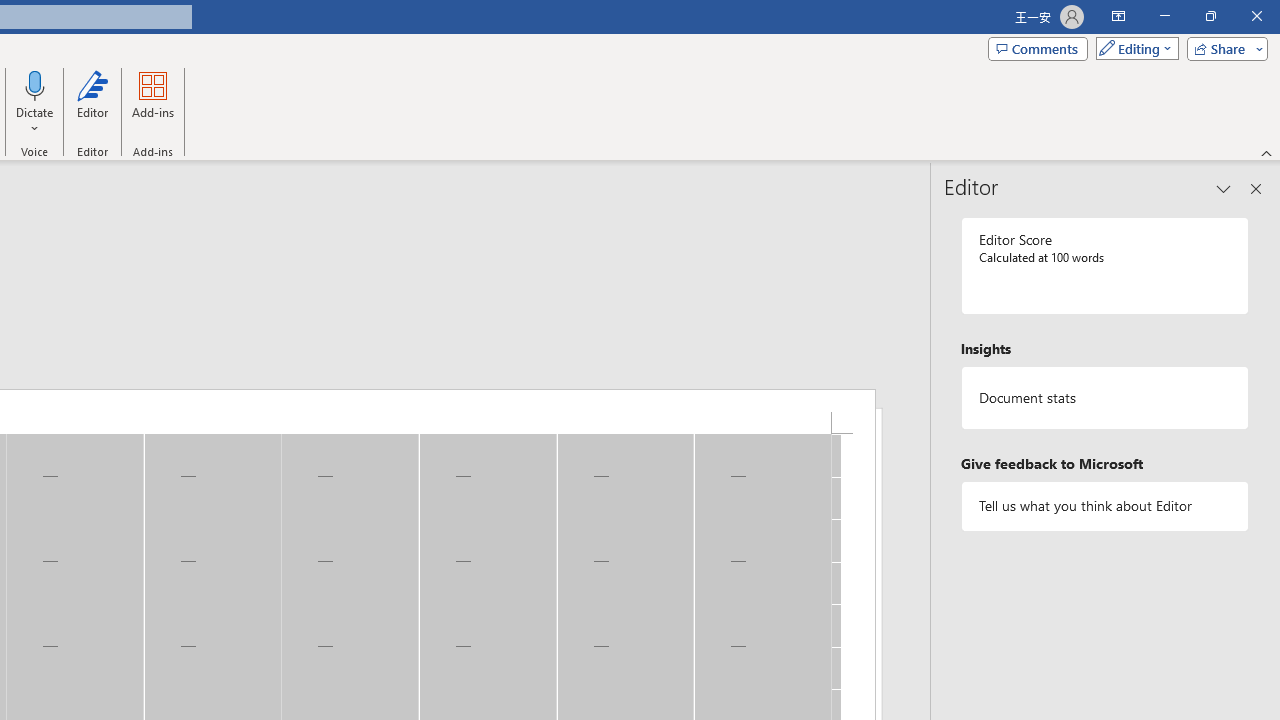 The width and height of the screenshot is (1280, 720). What do you see at coordinates (1223, 189) in the screenshot?
I see `'Task Pane Options'` at bounding box center [1223, 189].